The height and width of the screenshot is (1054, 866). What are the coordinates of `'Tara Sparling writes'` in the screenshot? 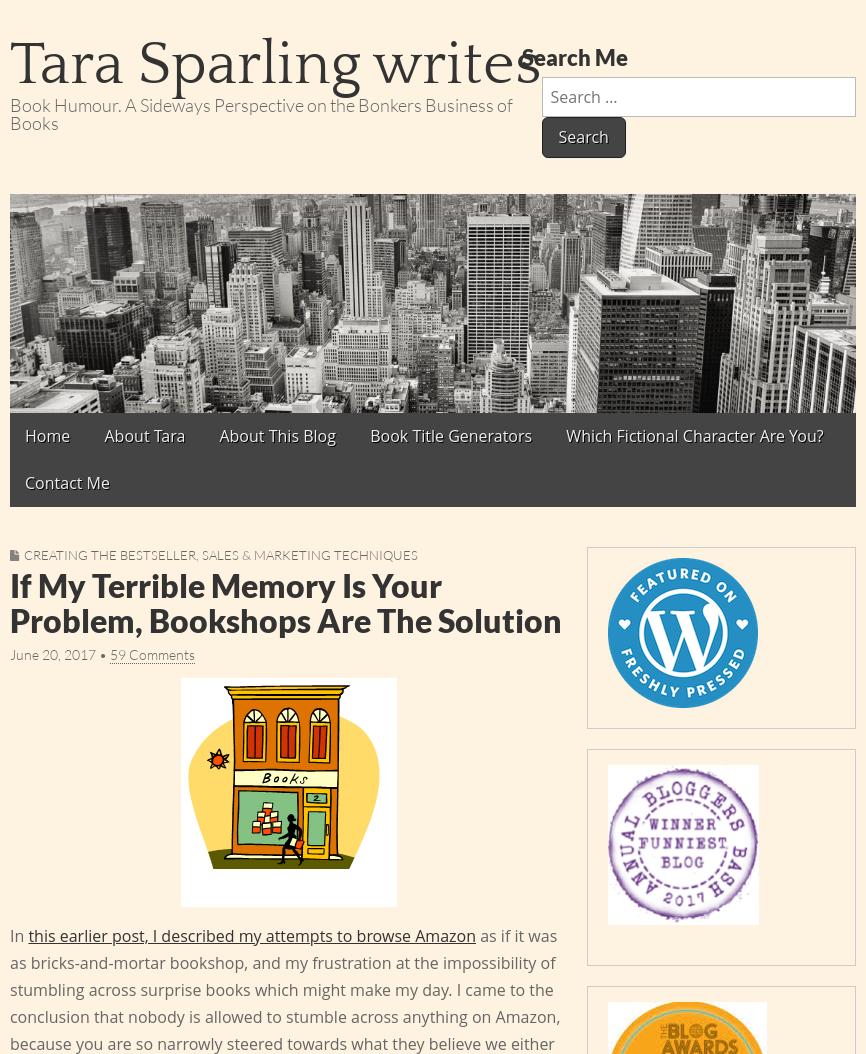 It's located at (274, 64).